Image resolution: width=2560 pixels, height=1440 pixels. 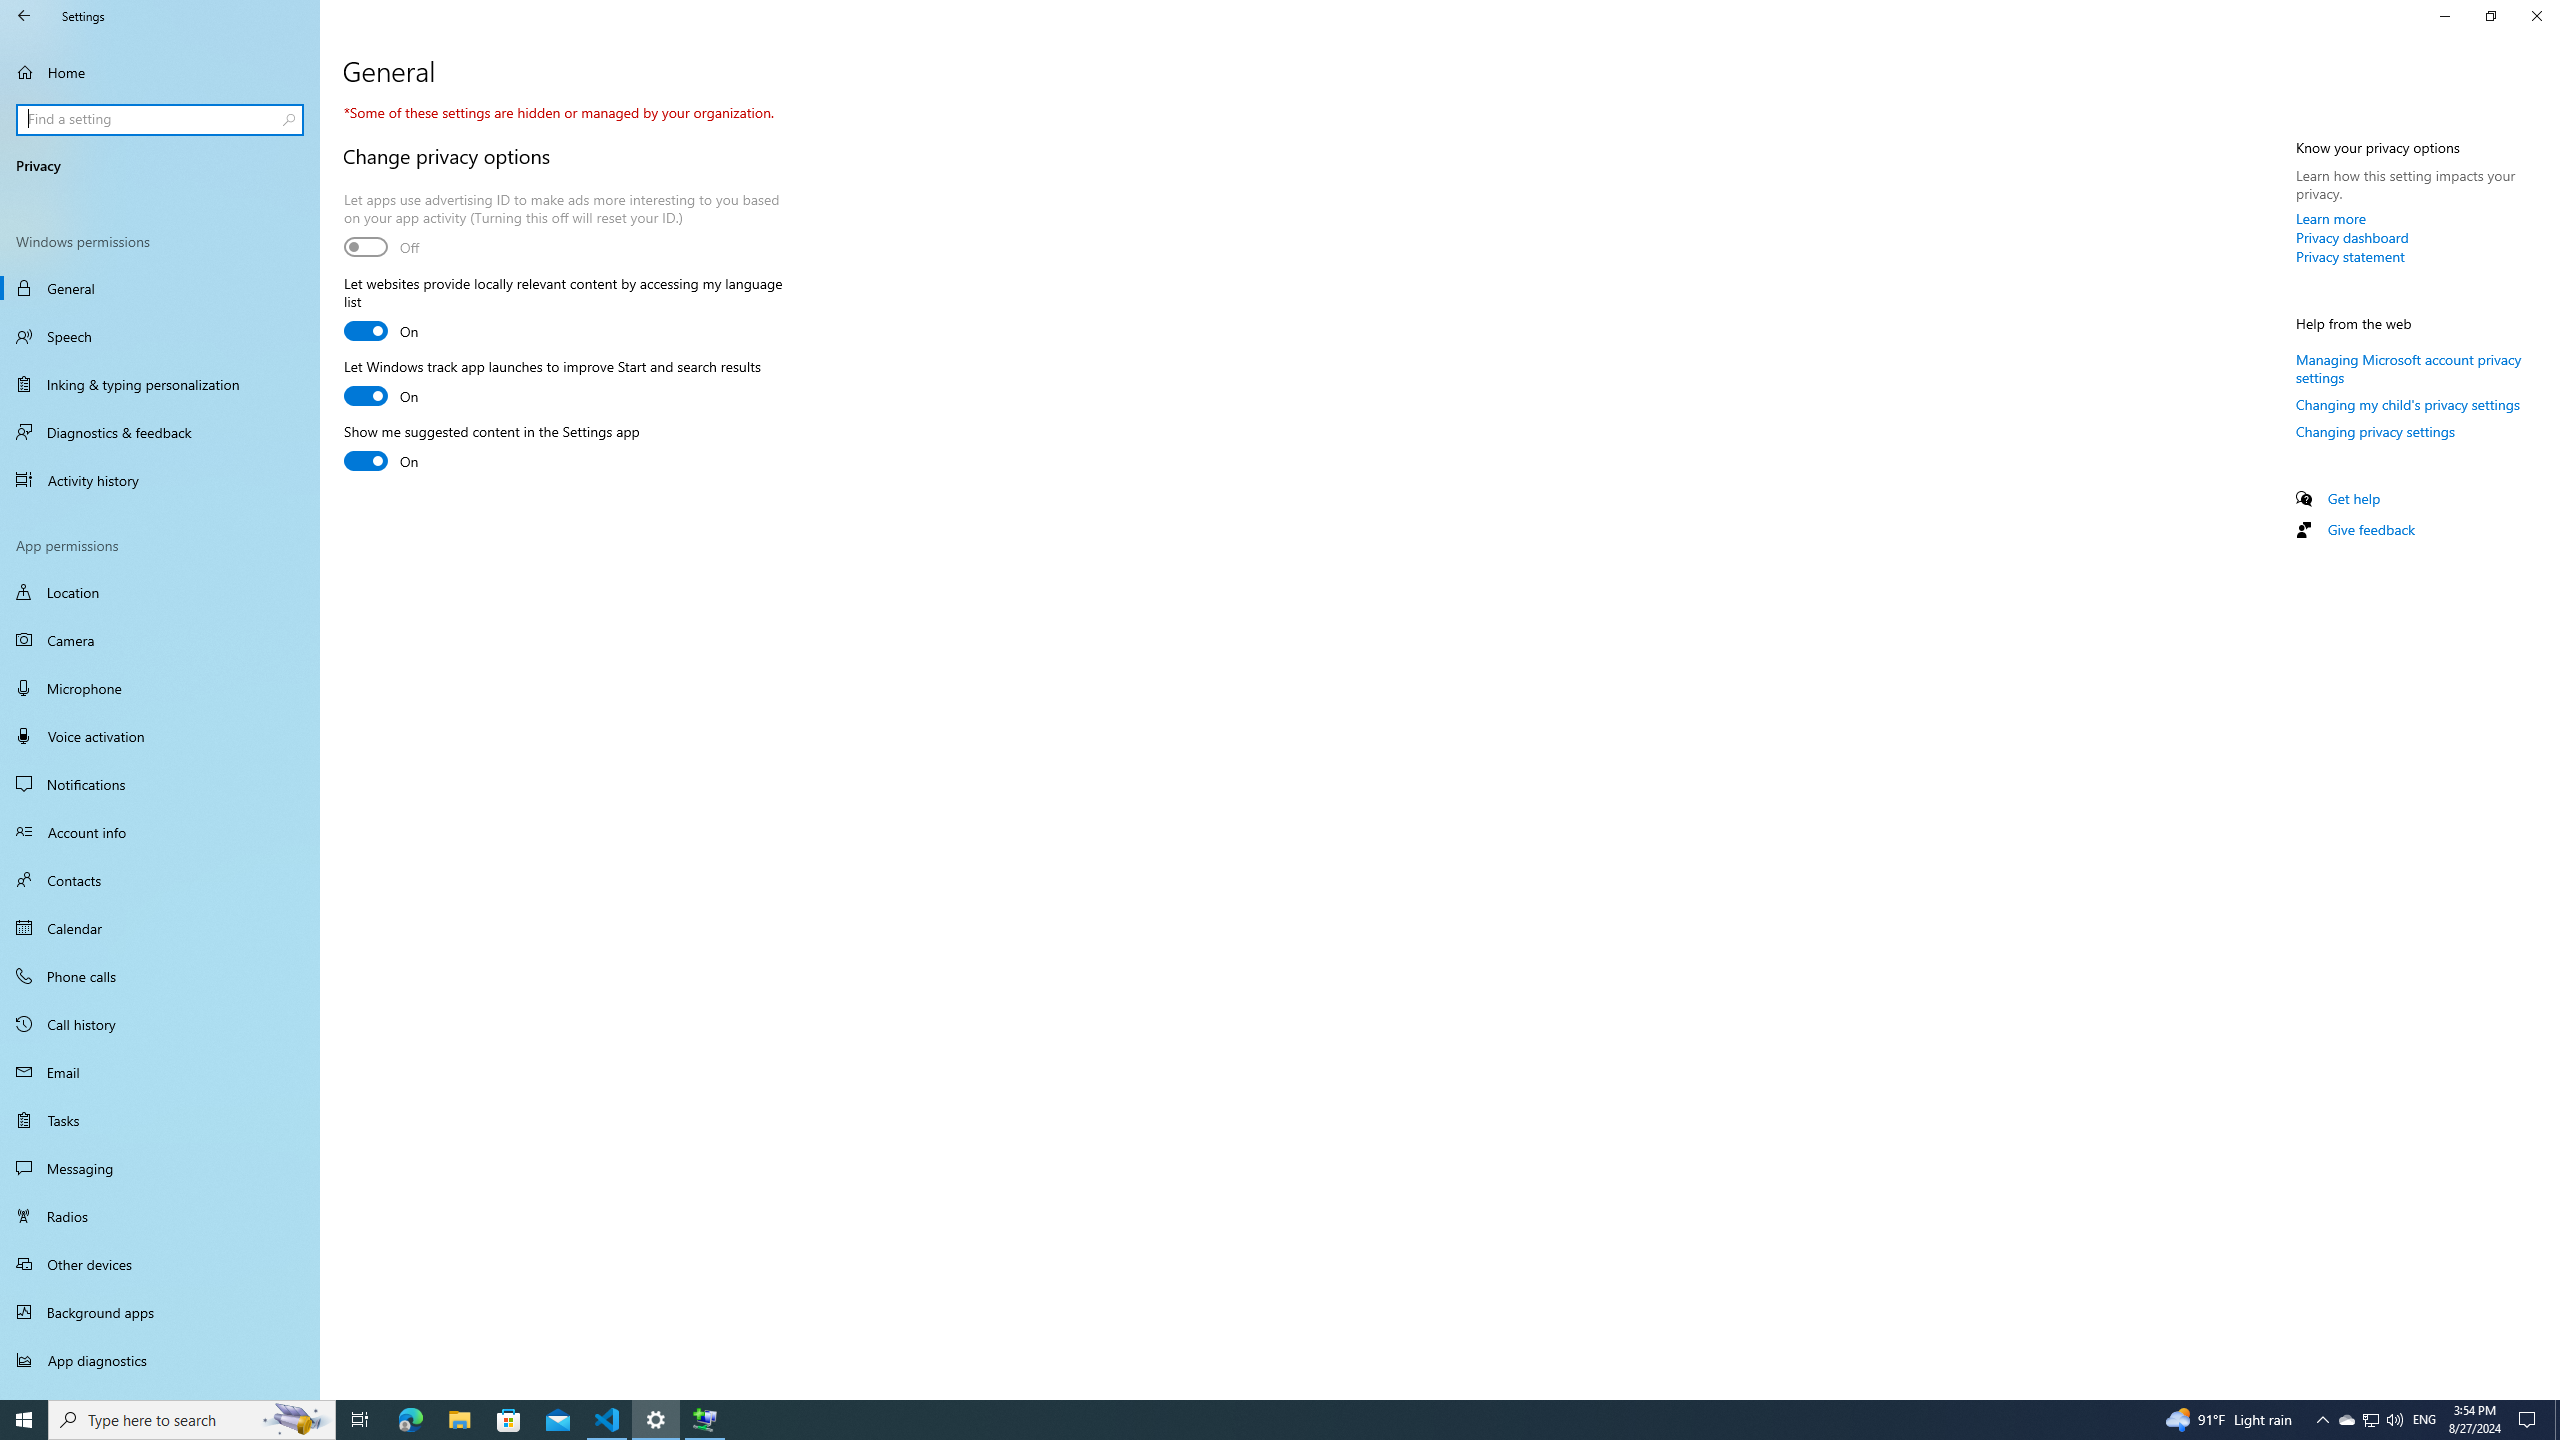 What do you see at coordinates (159, 1263) in the screenshot?
I see `'Other devices'` at bounding box center [159, 1263].